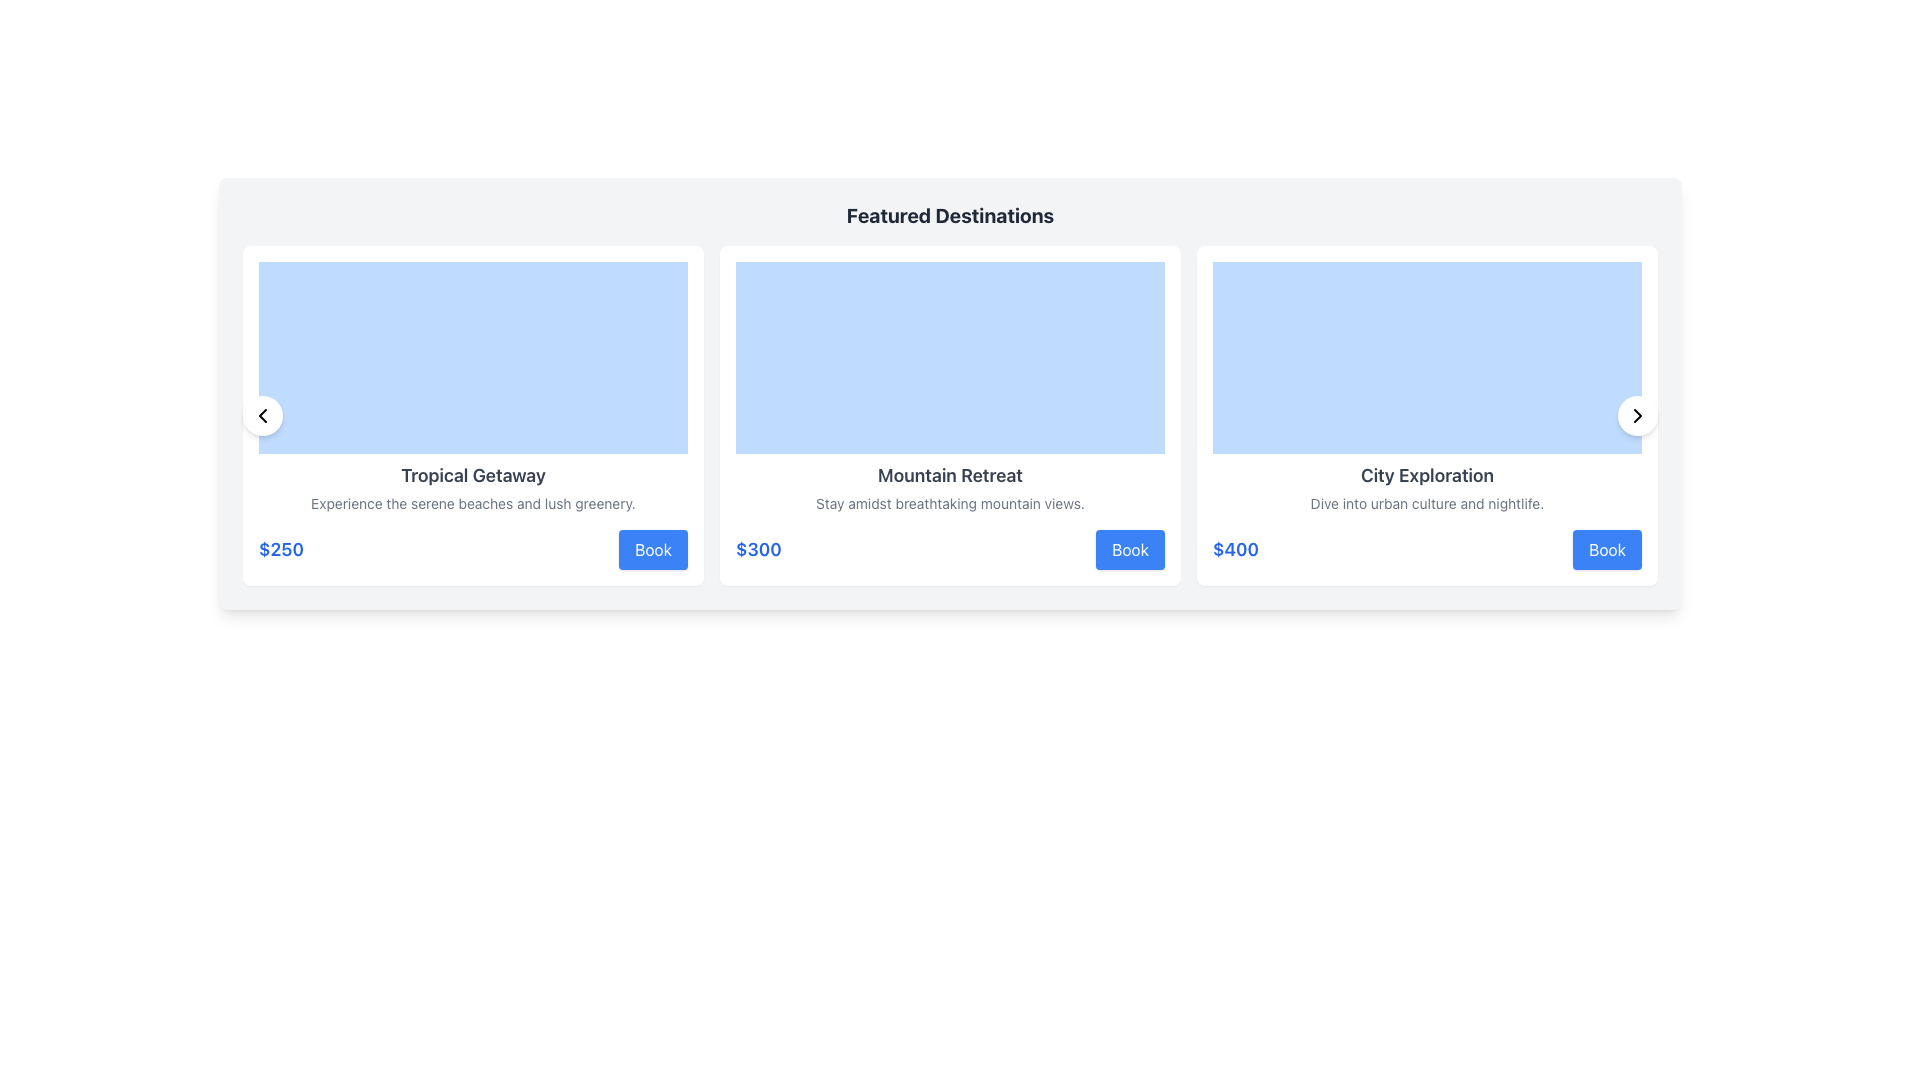  What do you see at coordinates (757, 550) in the screenshot?
I see `the price text of the Mountain Retreat destination, which is located below the 'Mountain Retreat' description and to the left of the 'Book' button in the Featured Destinations section` at bounding box center [757, 550].